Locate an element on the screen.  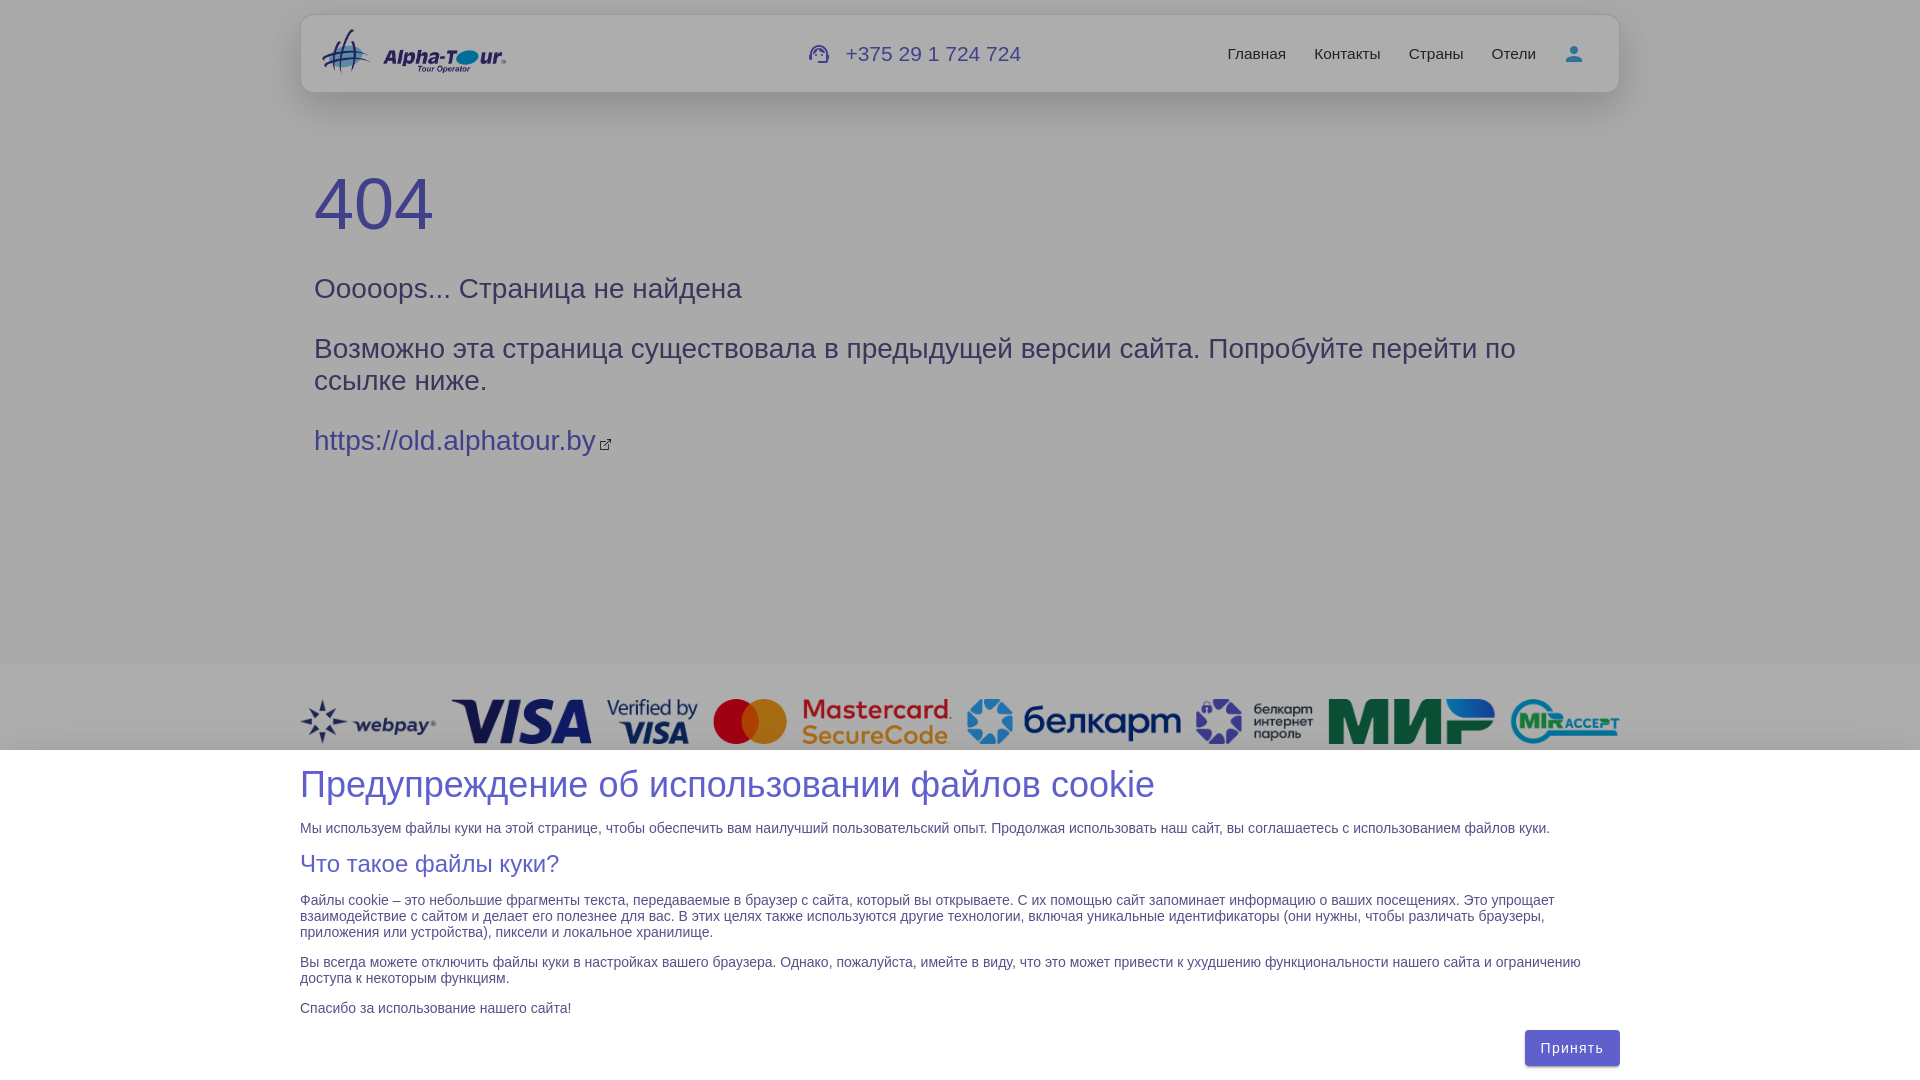
'zakaz@alphatour.by' is located at coordinates (391, 917).